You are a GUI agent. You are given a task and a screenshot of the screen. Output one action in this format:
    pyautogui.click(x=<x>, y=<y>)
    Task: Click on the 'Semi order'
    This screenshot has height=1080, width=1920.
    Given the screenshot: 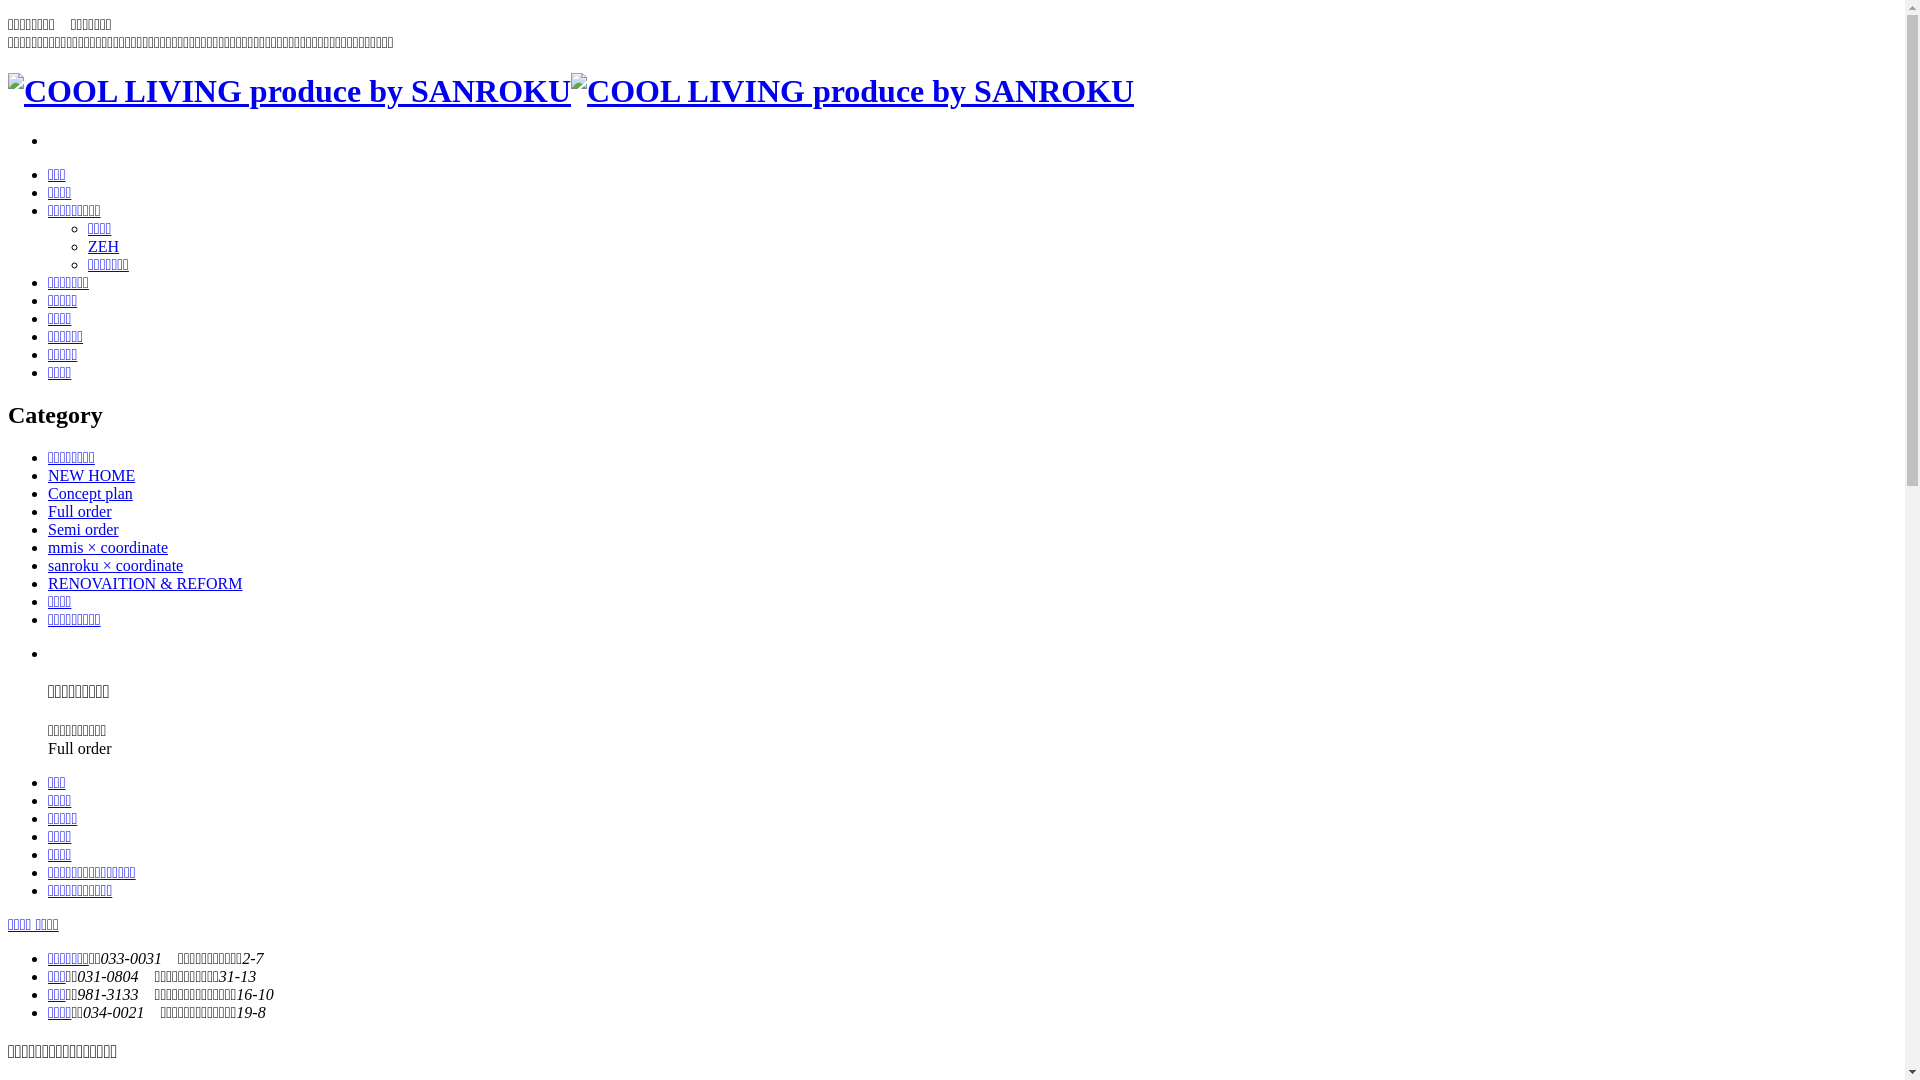 What is the action you would take?
    pyautogui.click(x=82, y=528)
    